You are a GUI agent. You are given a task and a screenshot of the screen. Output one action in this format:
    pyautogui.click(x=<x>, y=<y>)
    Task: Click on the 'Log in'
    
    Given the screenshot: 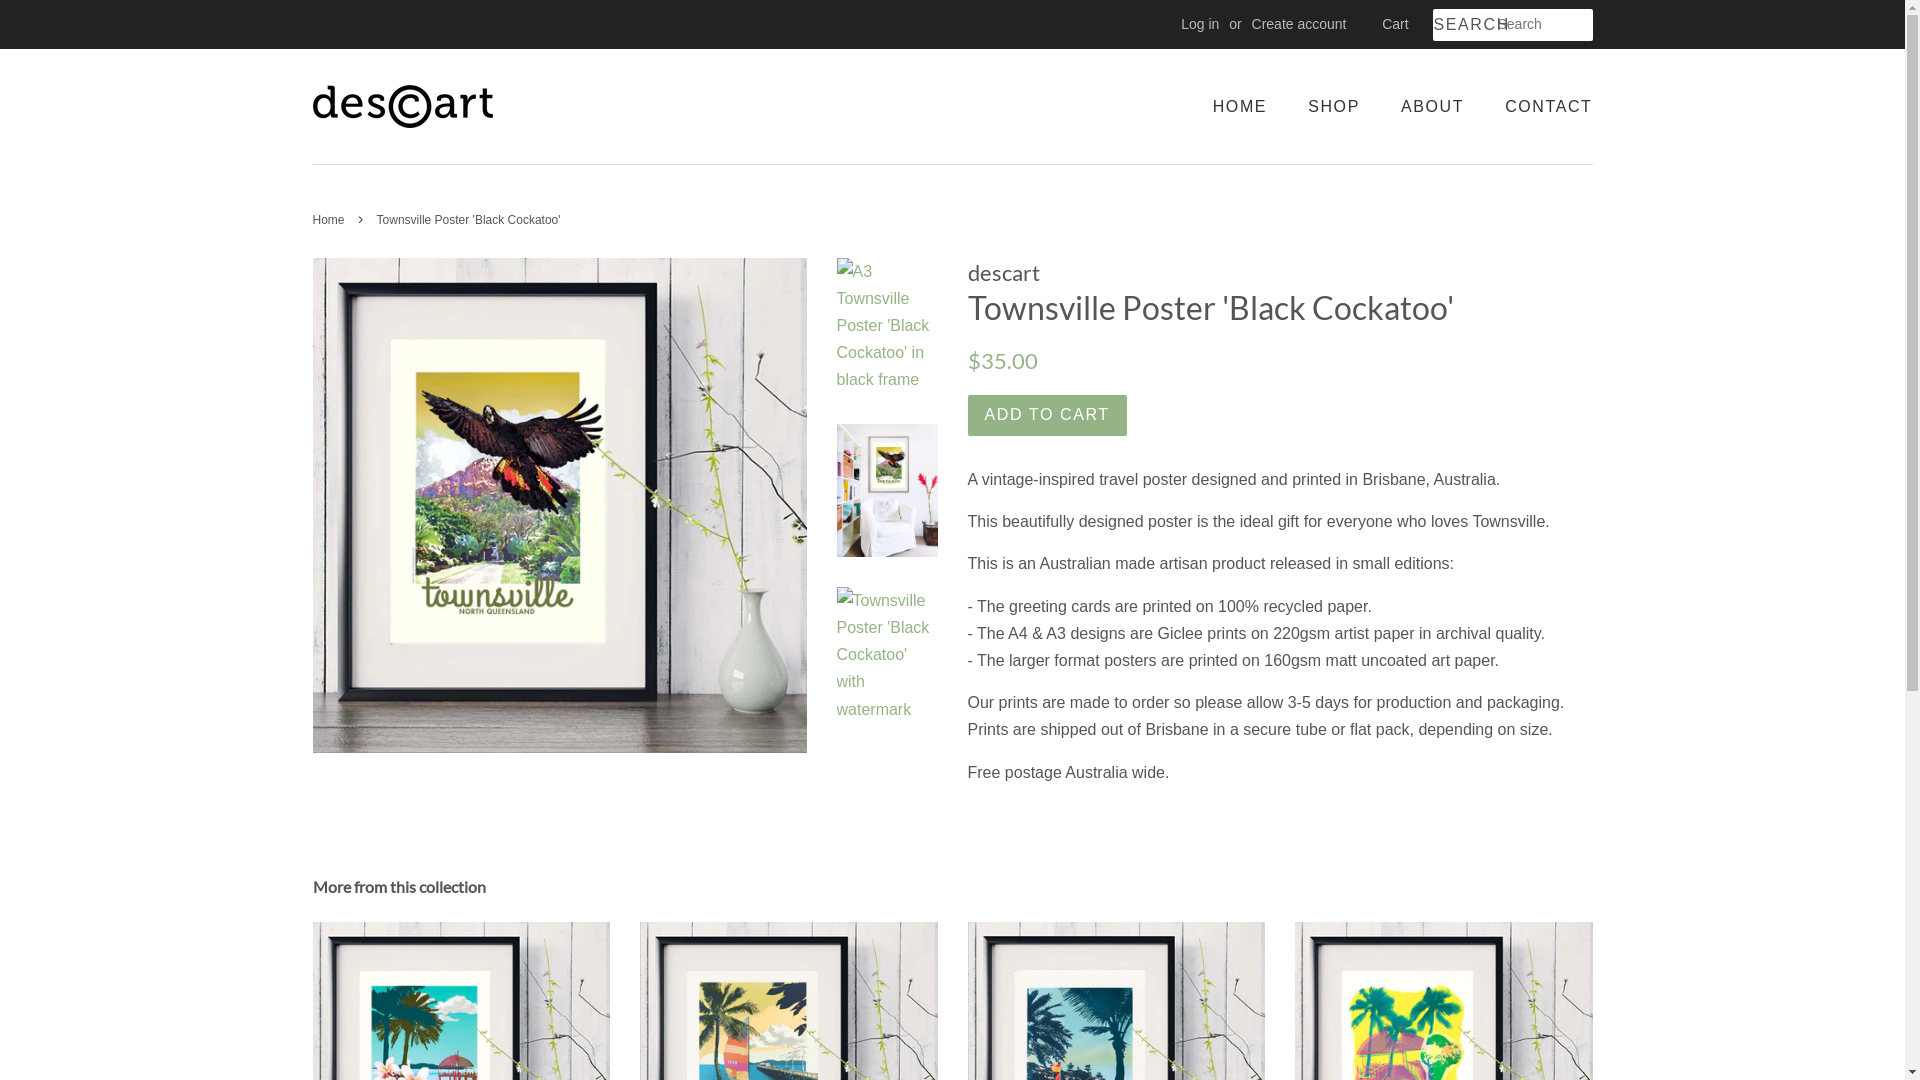 What is the action you would take?
    pyautogui.click(x=1200, y=23)
    